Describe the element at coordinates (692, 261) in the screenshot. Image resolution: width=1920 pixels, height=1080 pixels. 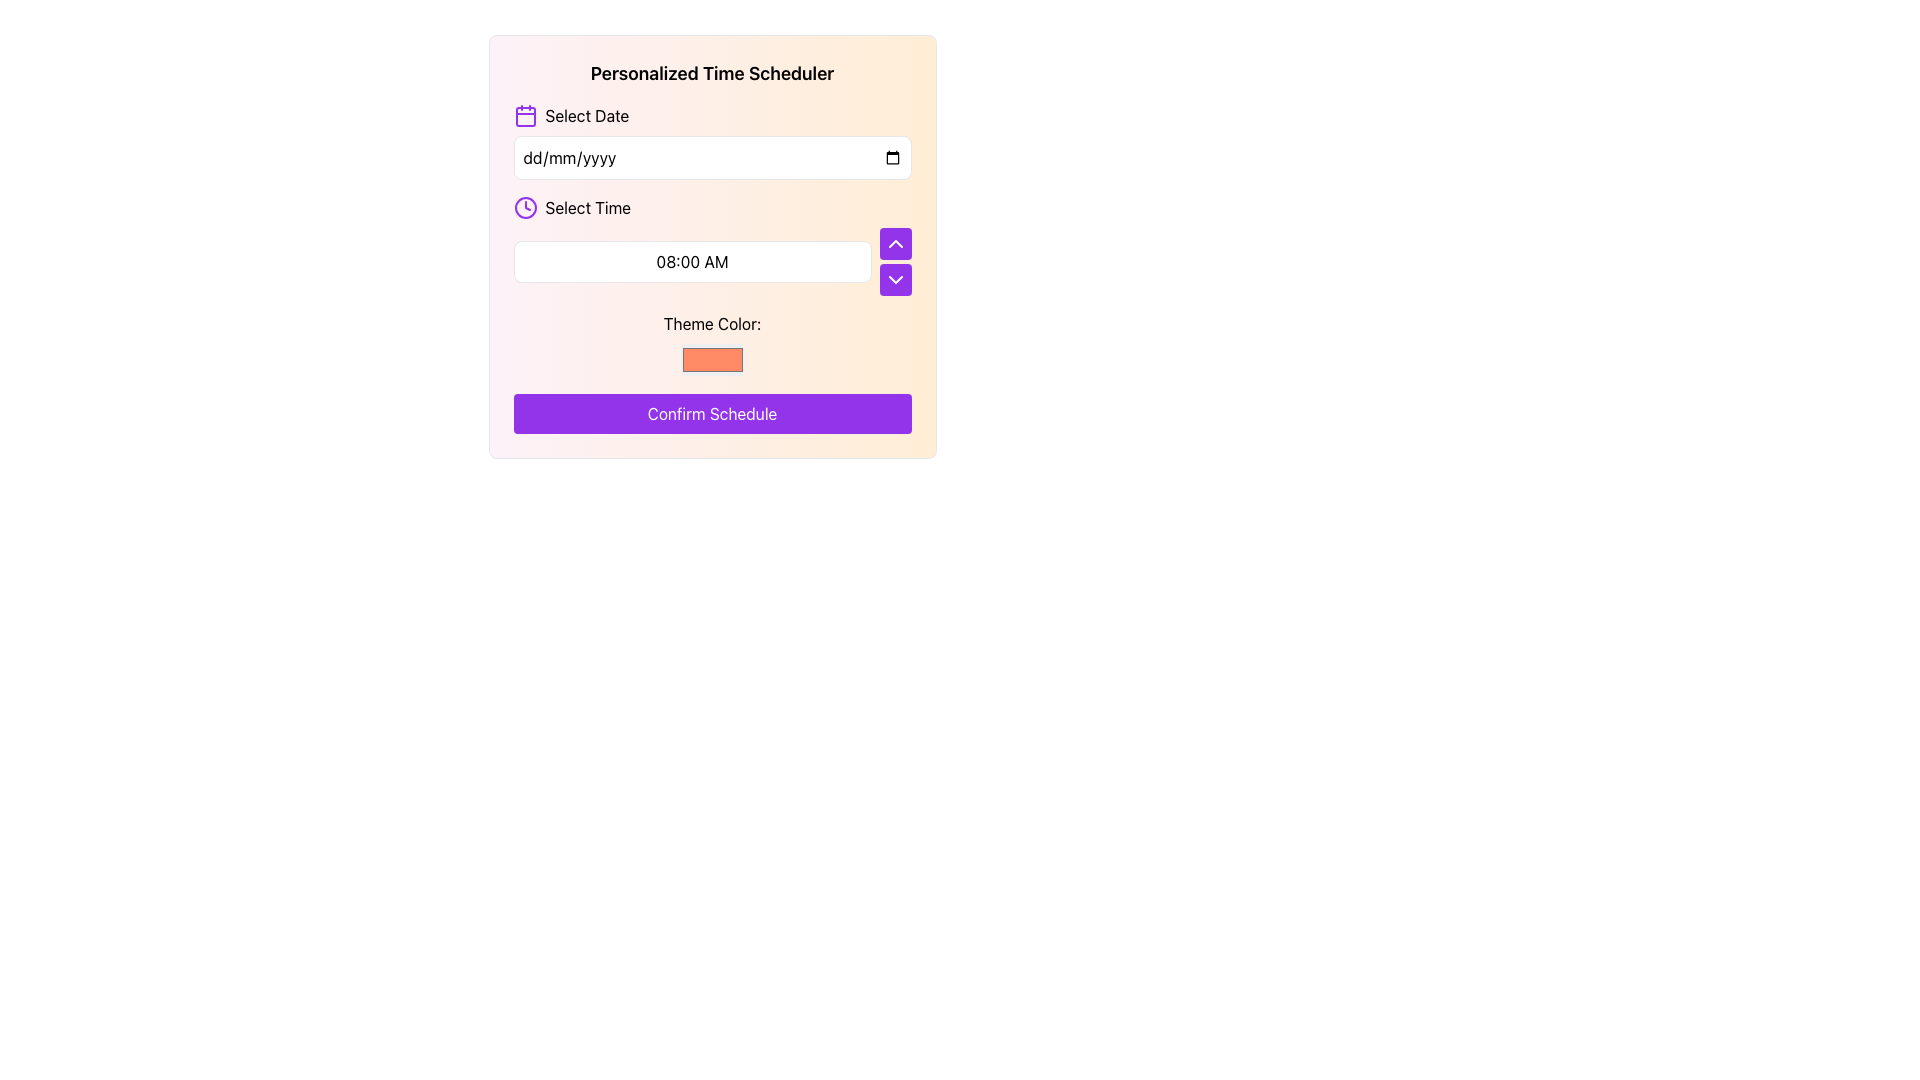
I see `the time input field located just below the 'Select Time' label` at that location.